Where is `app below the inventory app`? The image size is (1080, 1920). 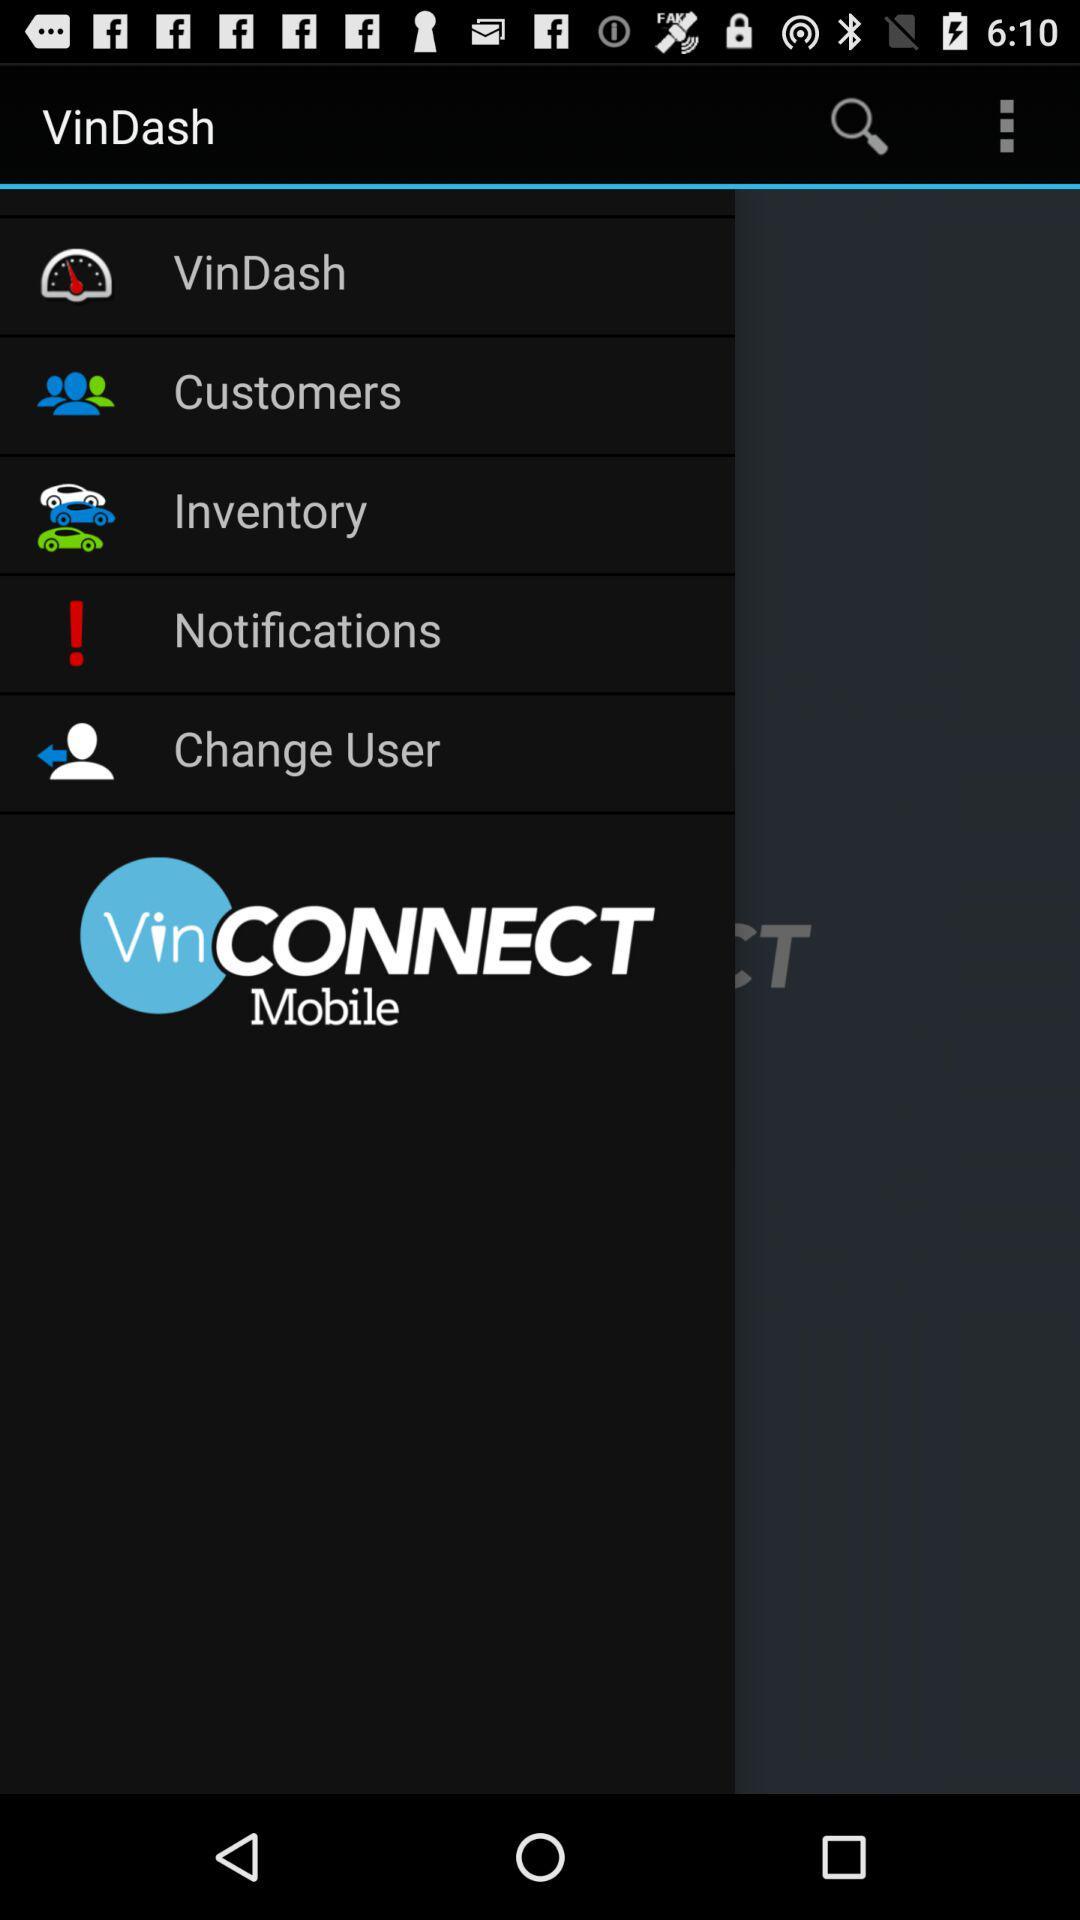 app below the inventory app is located at coordinates (442, 632).